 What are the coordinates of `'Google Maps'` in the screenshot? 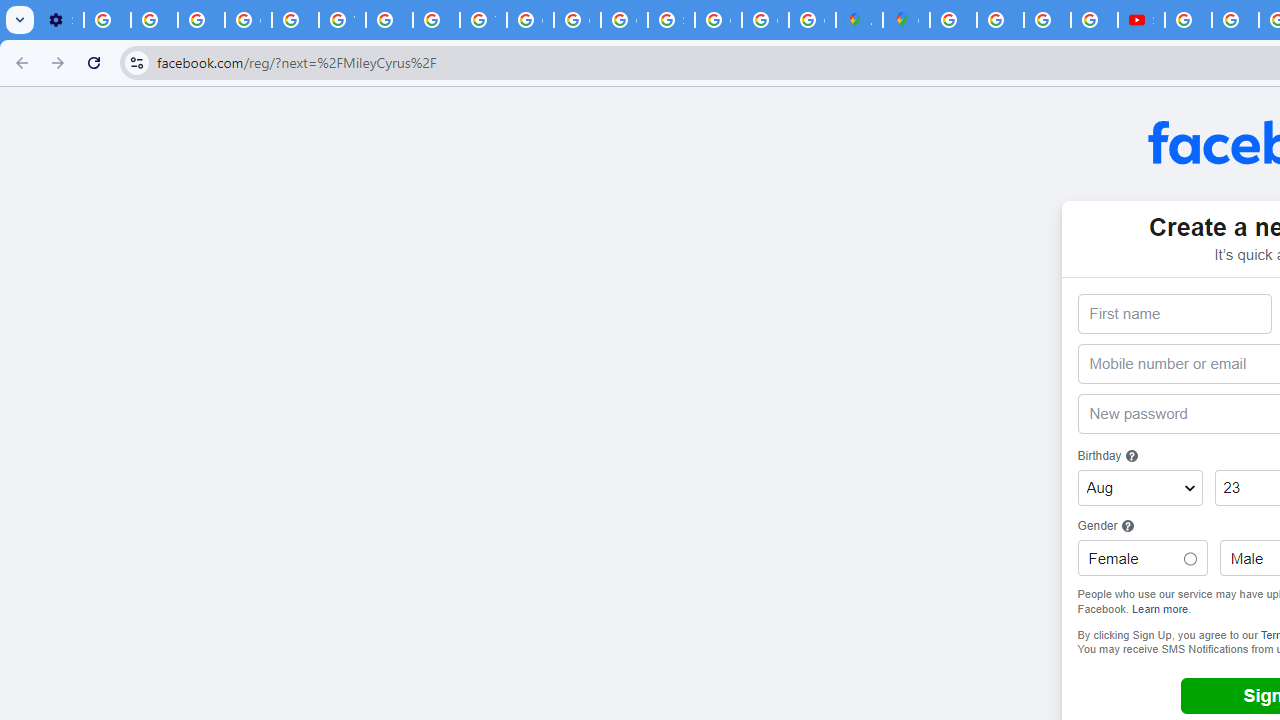 It's located at (905, 20).